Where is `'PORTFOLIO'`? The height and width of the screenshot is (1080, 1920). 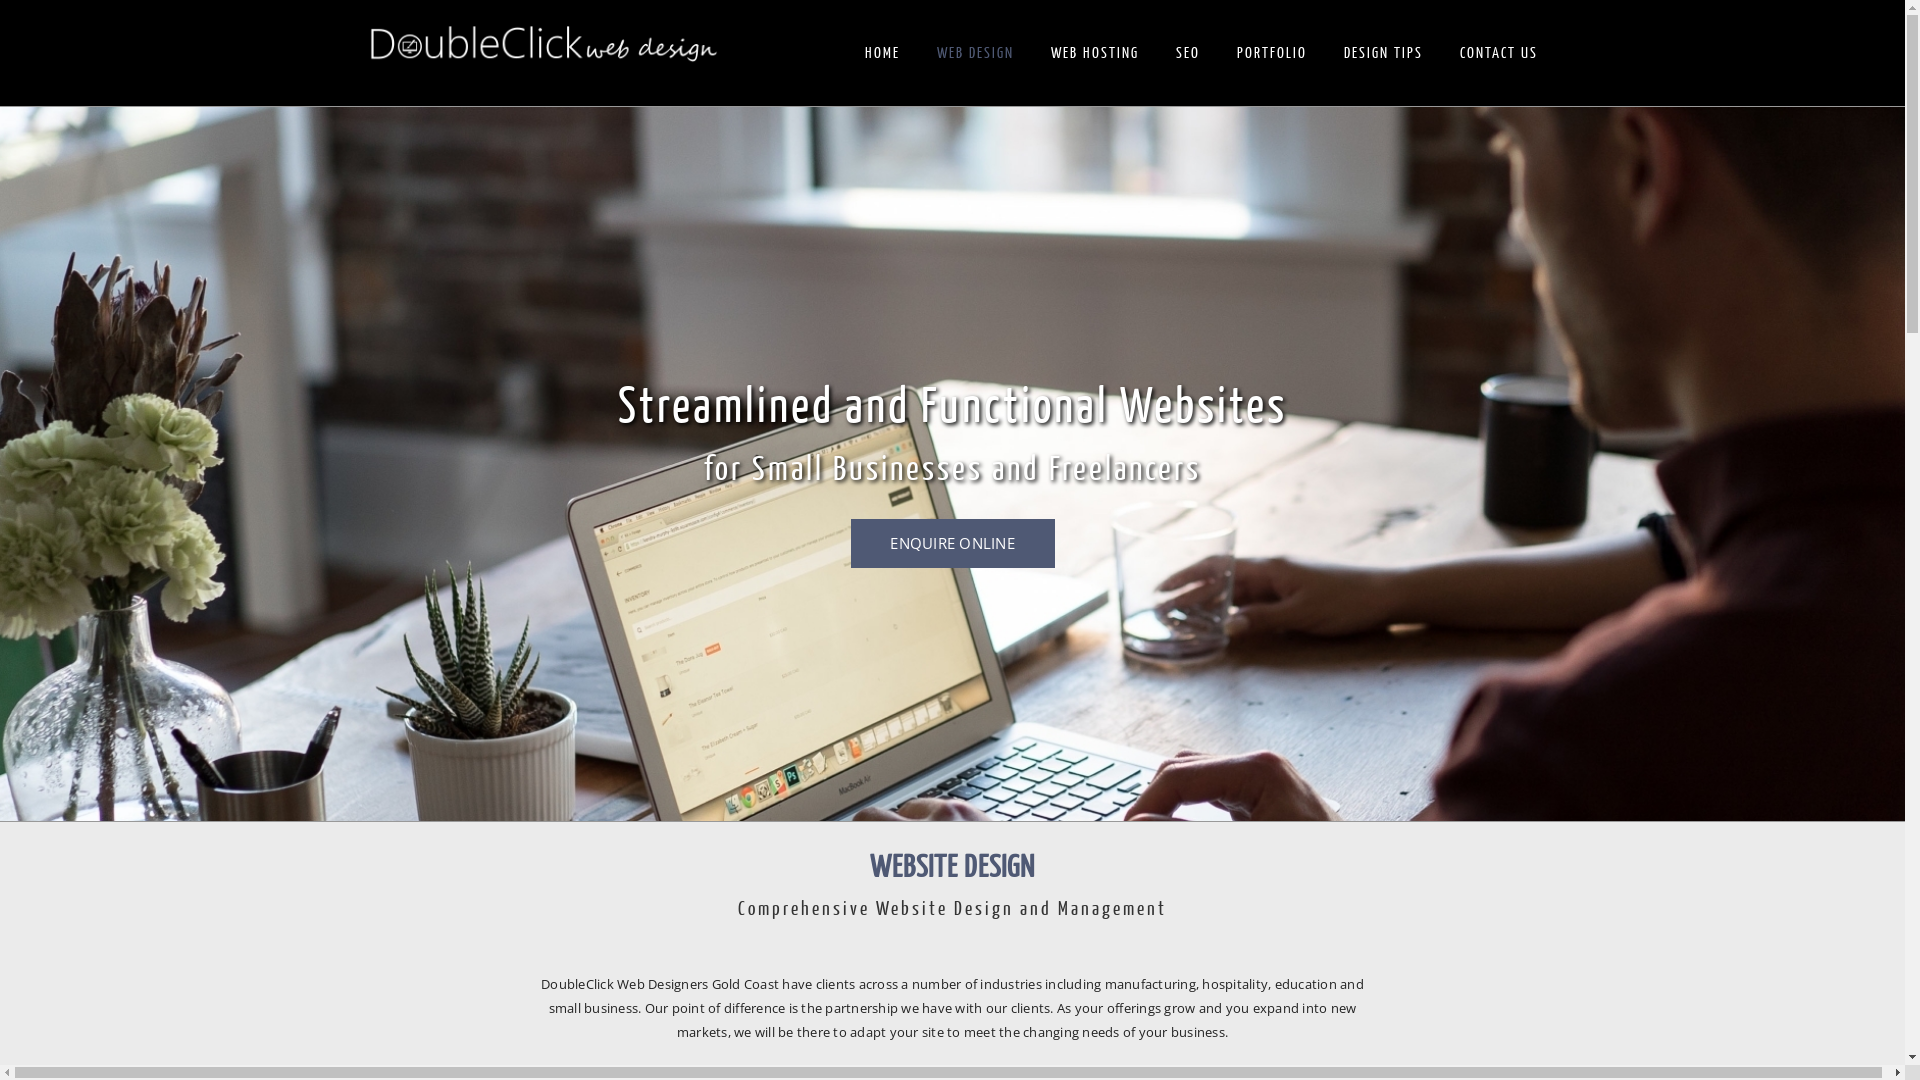 'PORTFOLIO' is located at coordinates (1270, 53).